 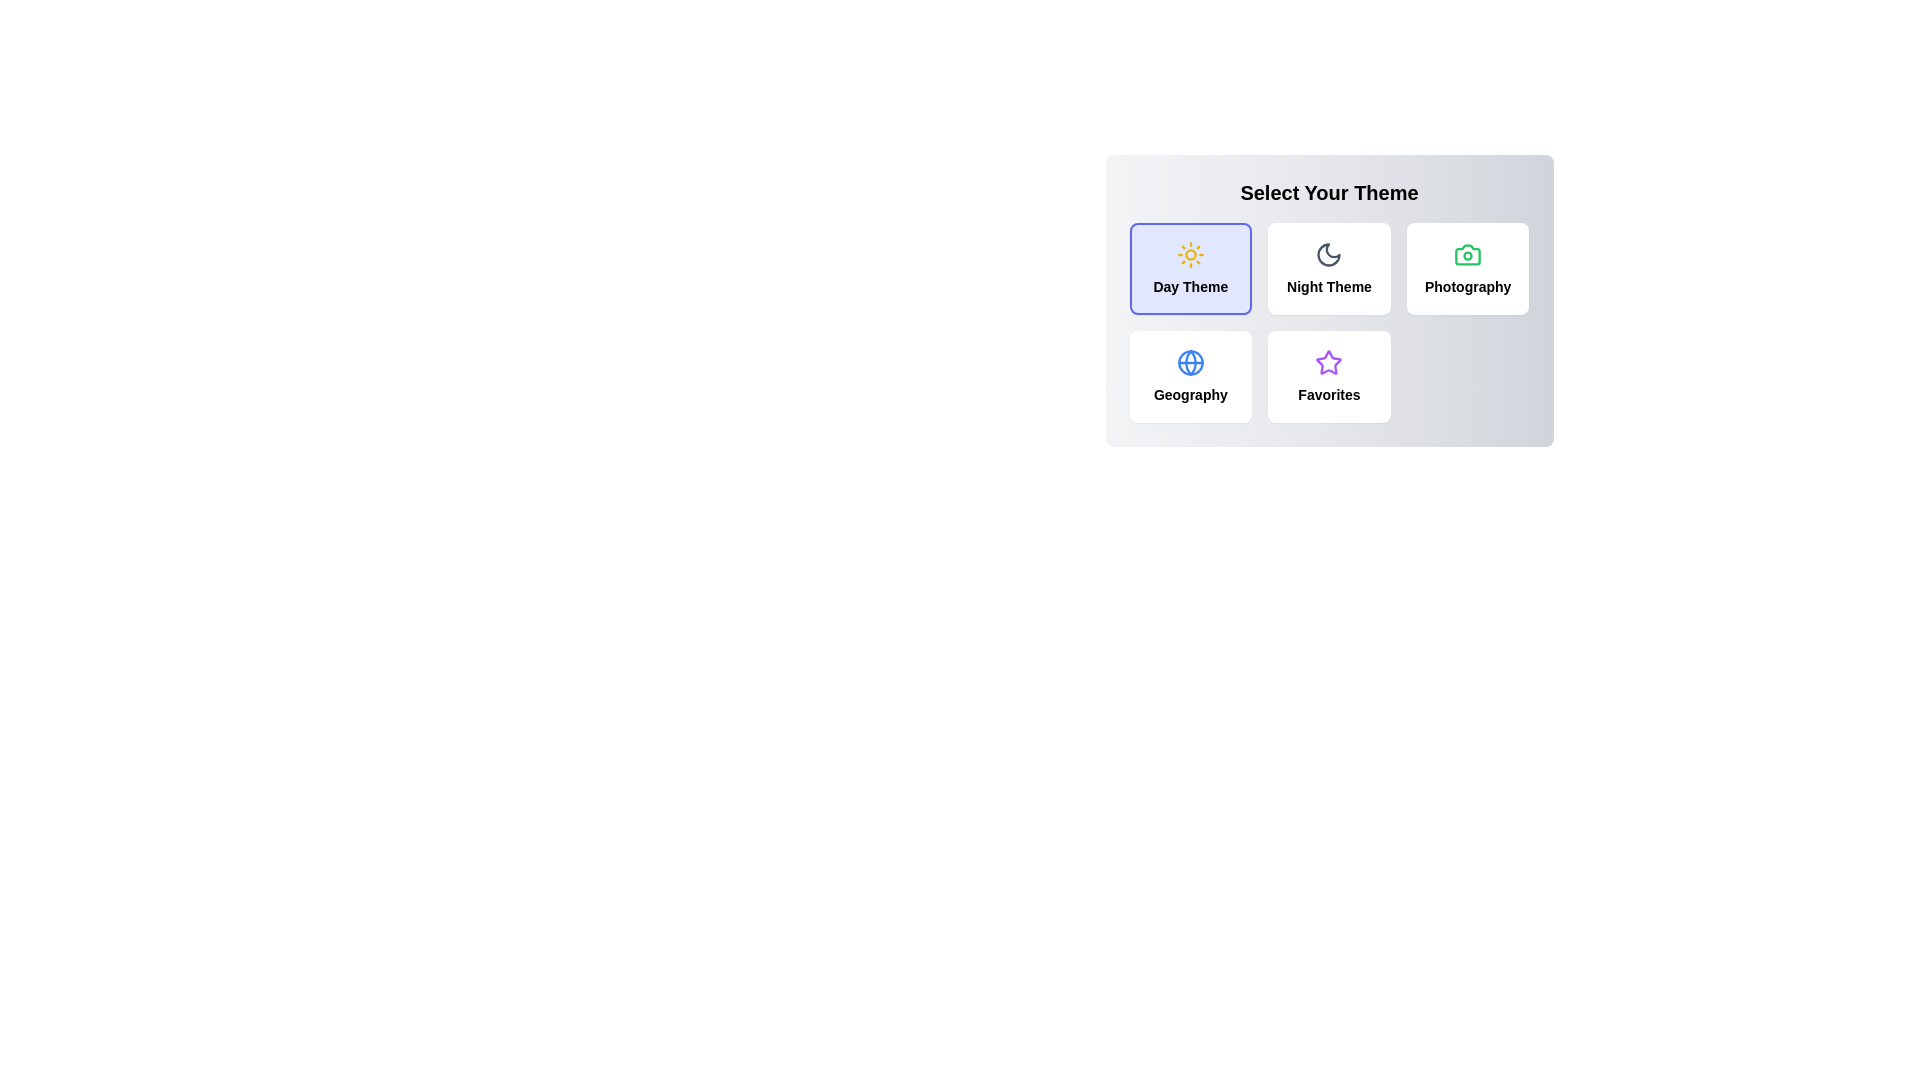 I want to click on the bottom-left button in the 3x2 grid, so click(x=1190, y=377).